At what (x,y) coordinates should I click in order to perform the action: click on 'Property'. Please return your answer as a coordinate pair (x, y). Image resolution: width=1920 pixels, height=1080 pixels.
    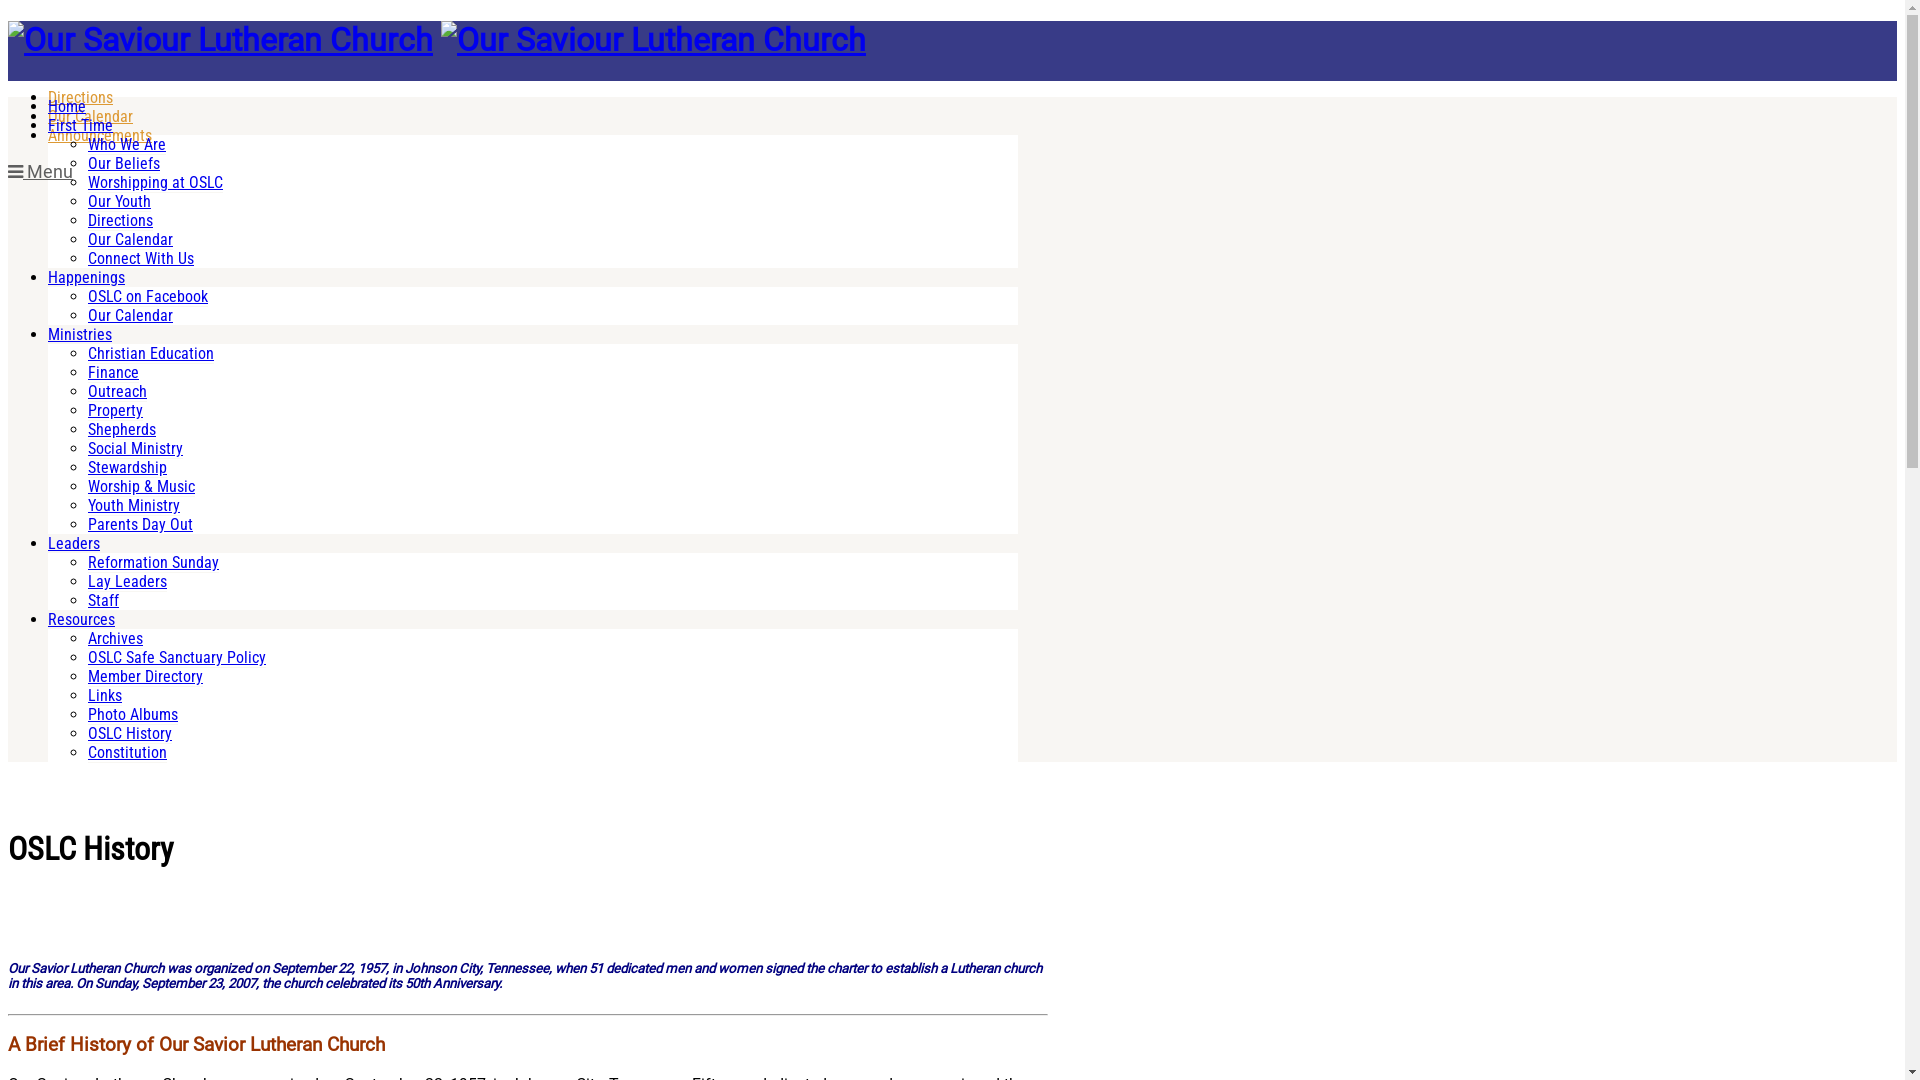
    Looking at the image, I should click on (114, 410).